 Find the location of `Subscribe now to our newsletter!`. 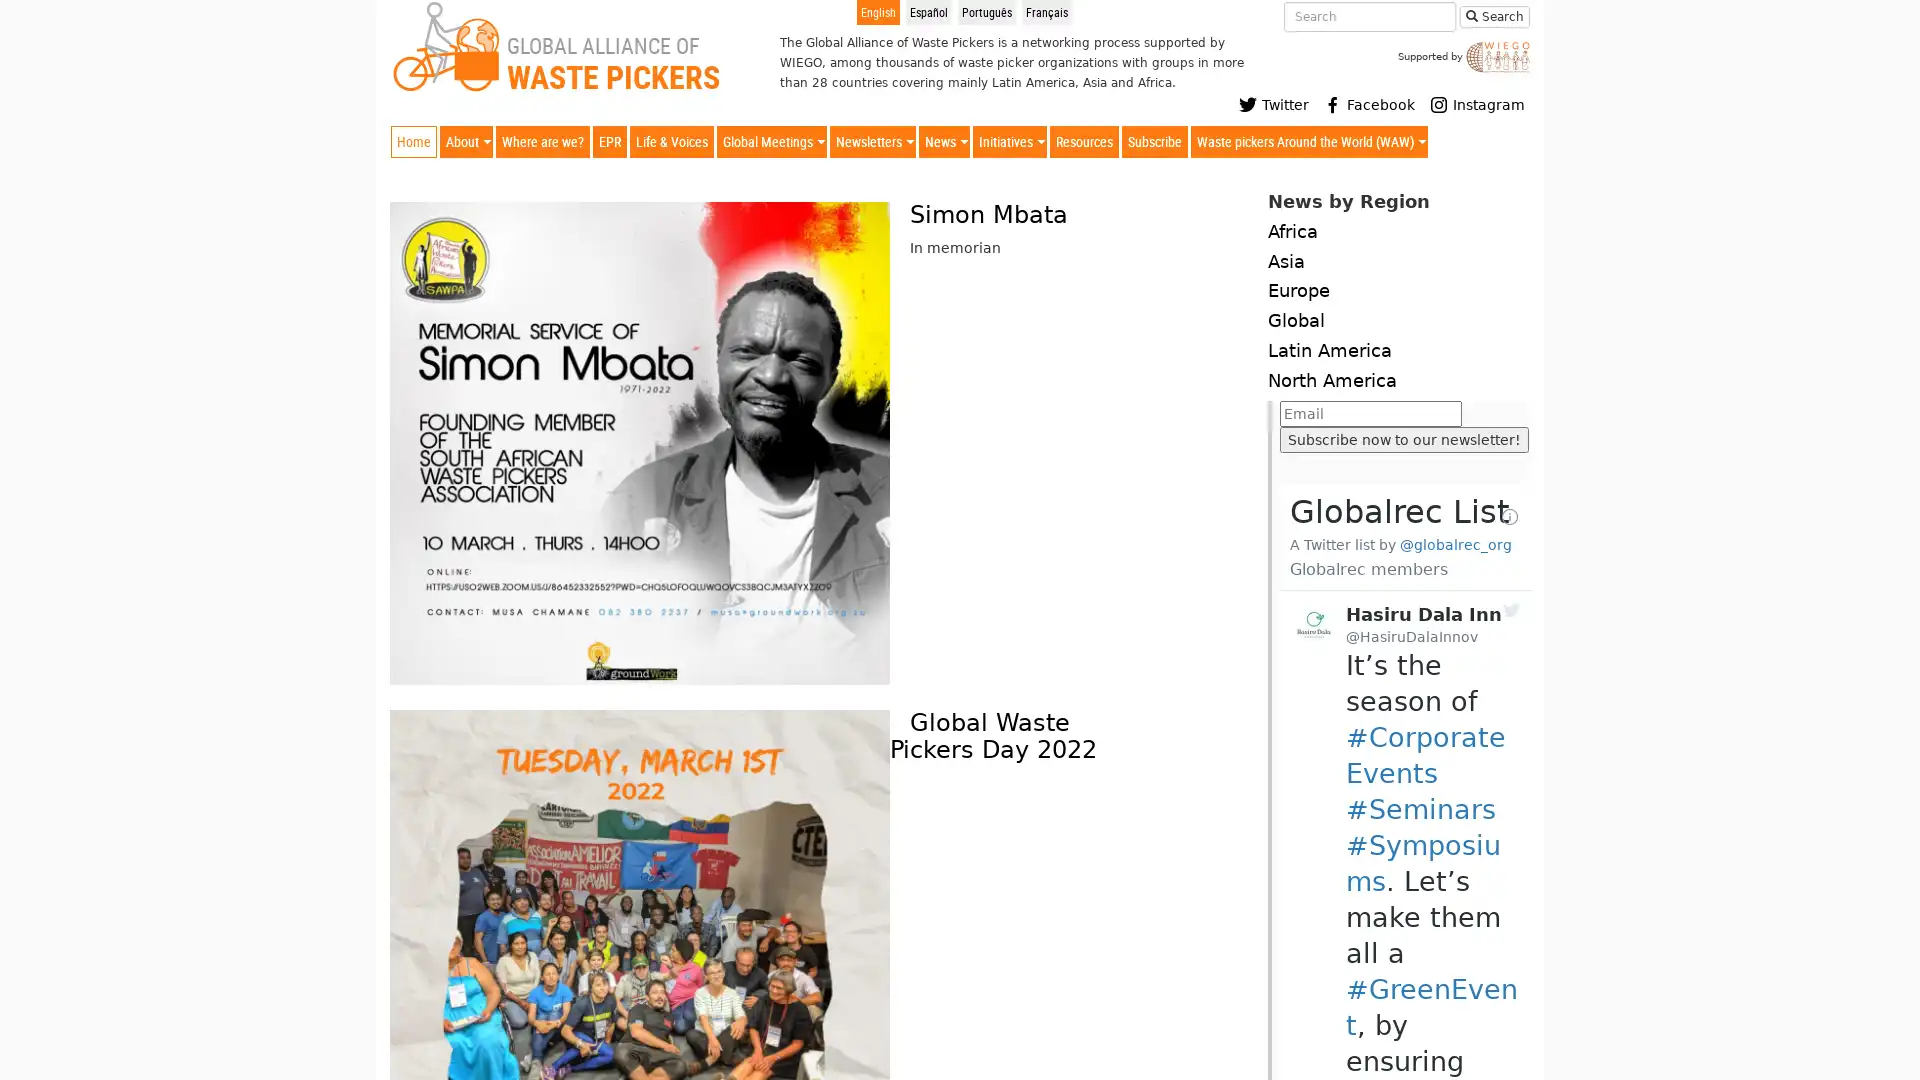

Subscribe now to our newsletter! is located at coordinates (1402, 438).